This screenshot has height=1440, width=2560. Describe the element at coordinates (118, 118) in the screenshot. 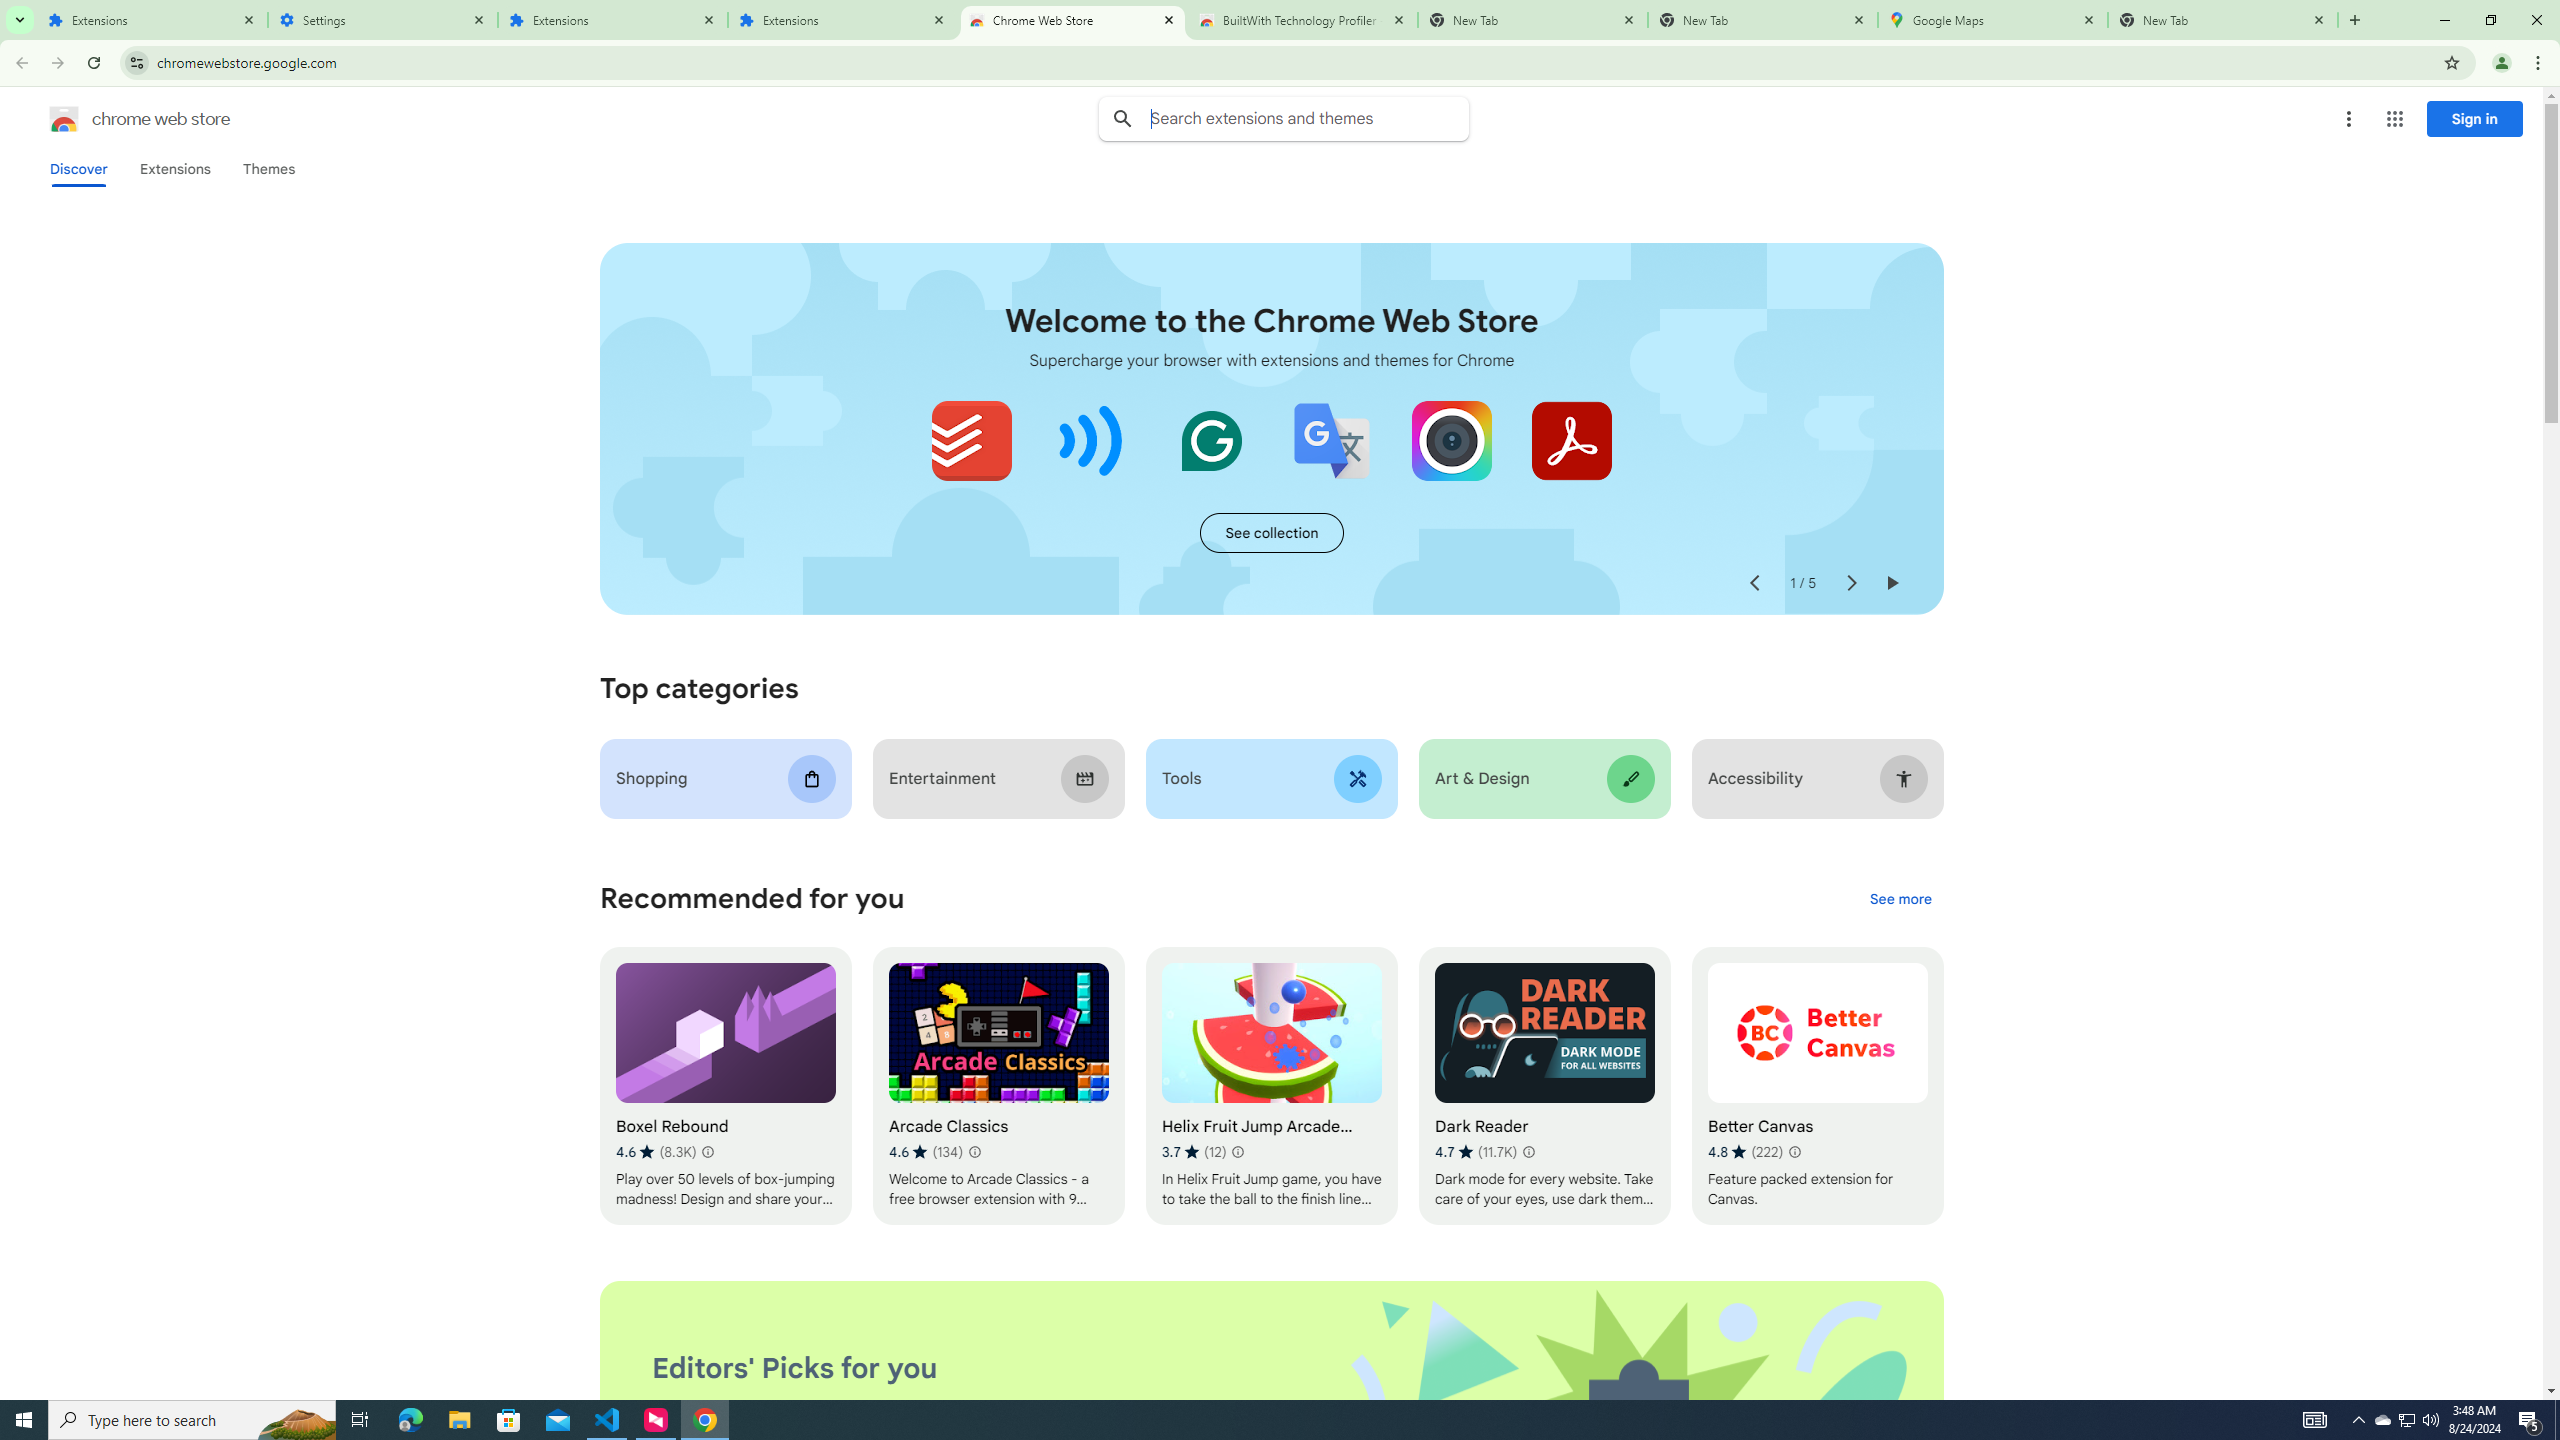

I see `'Chrome Web Store logo chrome web store'` at that location.